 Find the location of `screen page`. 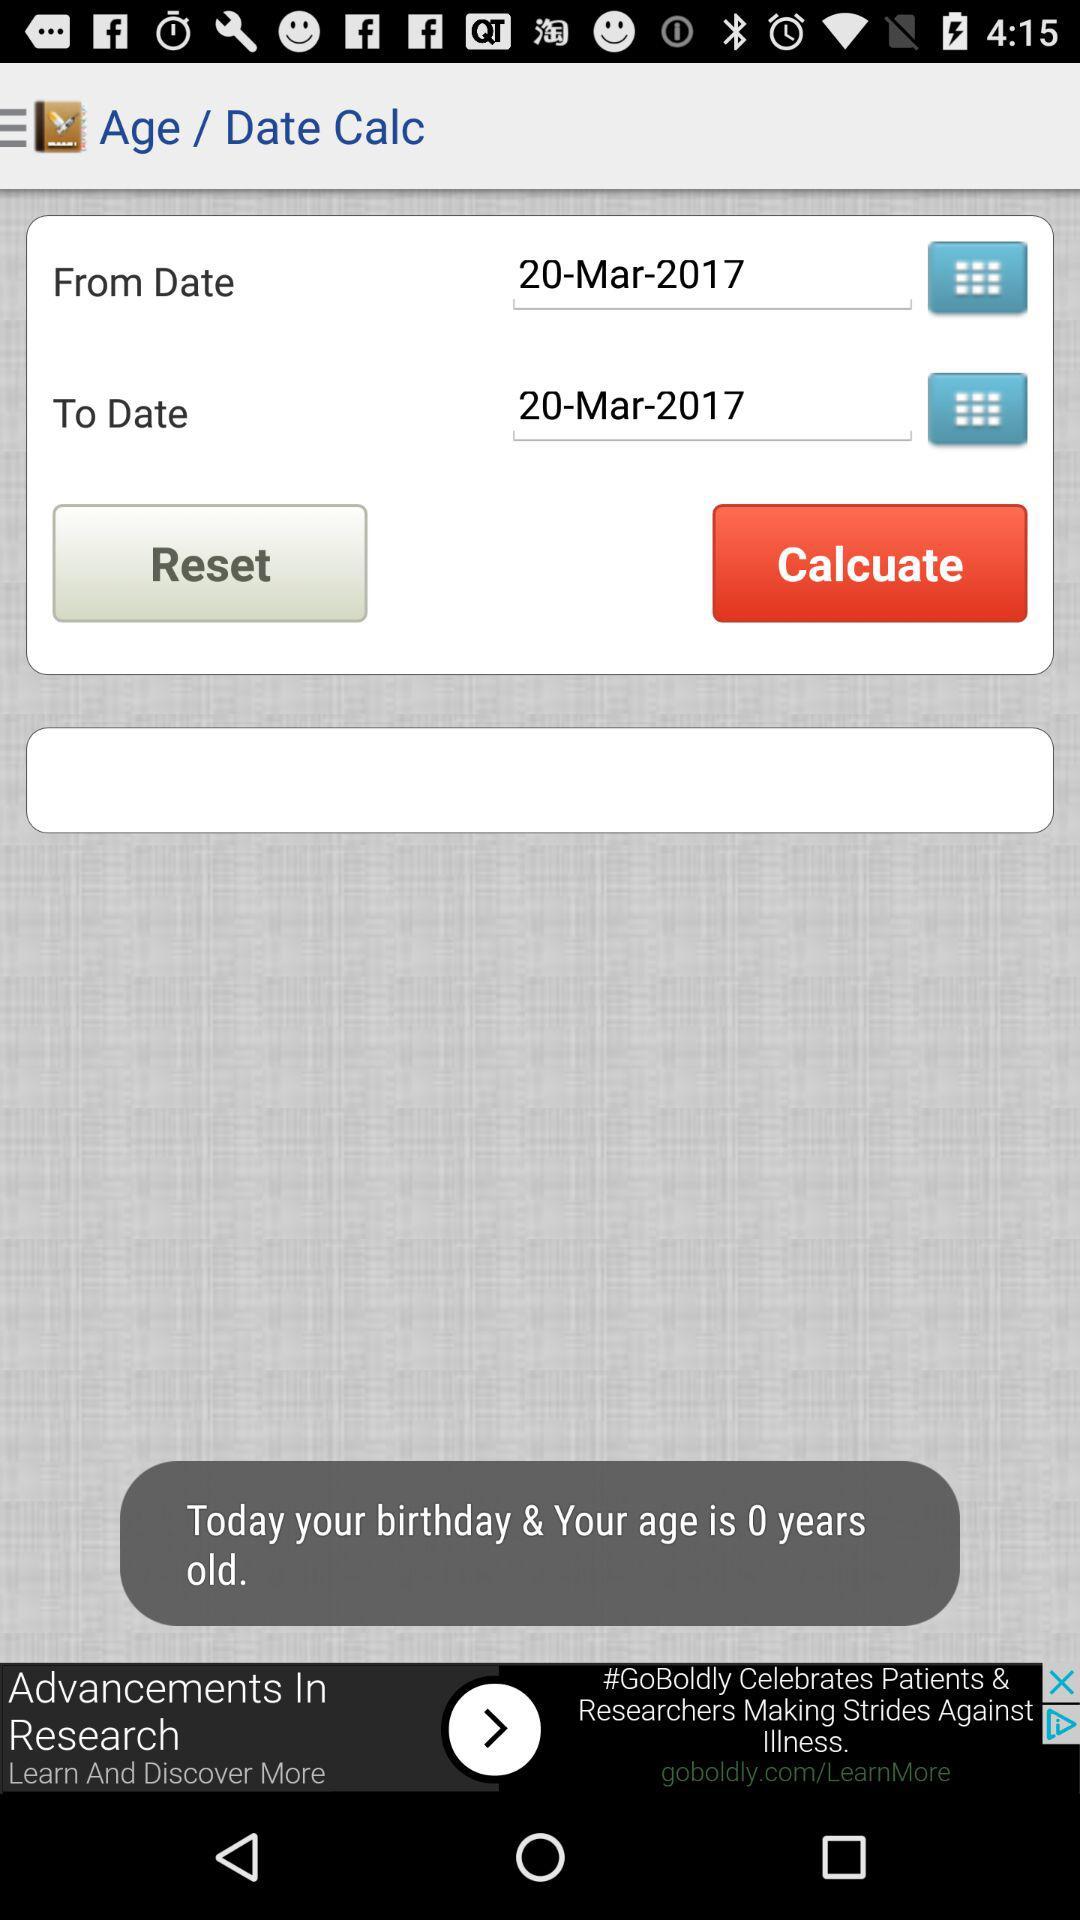

screen page is located at coordinates (540, 1727).